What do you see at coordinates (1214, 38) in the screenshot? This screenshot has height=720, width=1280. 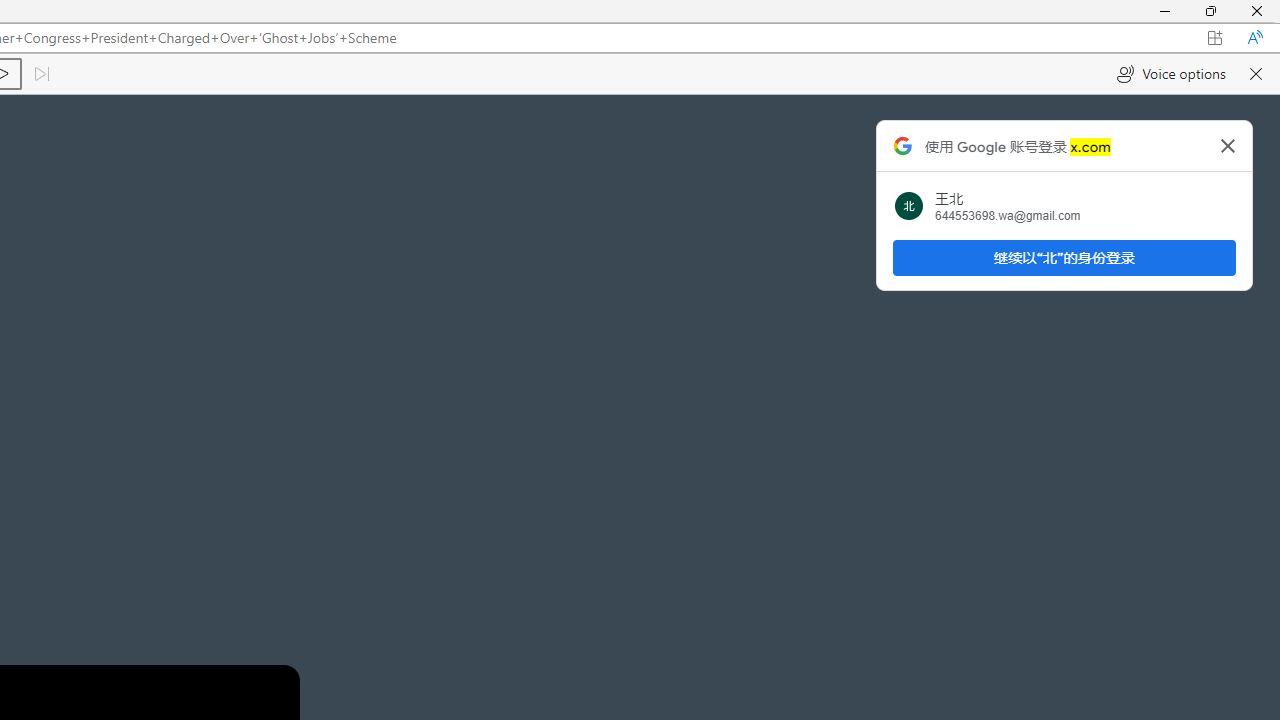 I see `'App available. Install X'` at bounding box center [1214, 38].